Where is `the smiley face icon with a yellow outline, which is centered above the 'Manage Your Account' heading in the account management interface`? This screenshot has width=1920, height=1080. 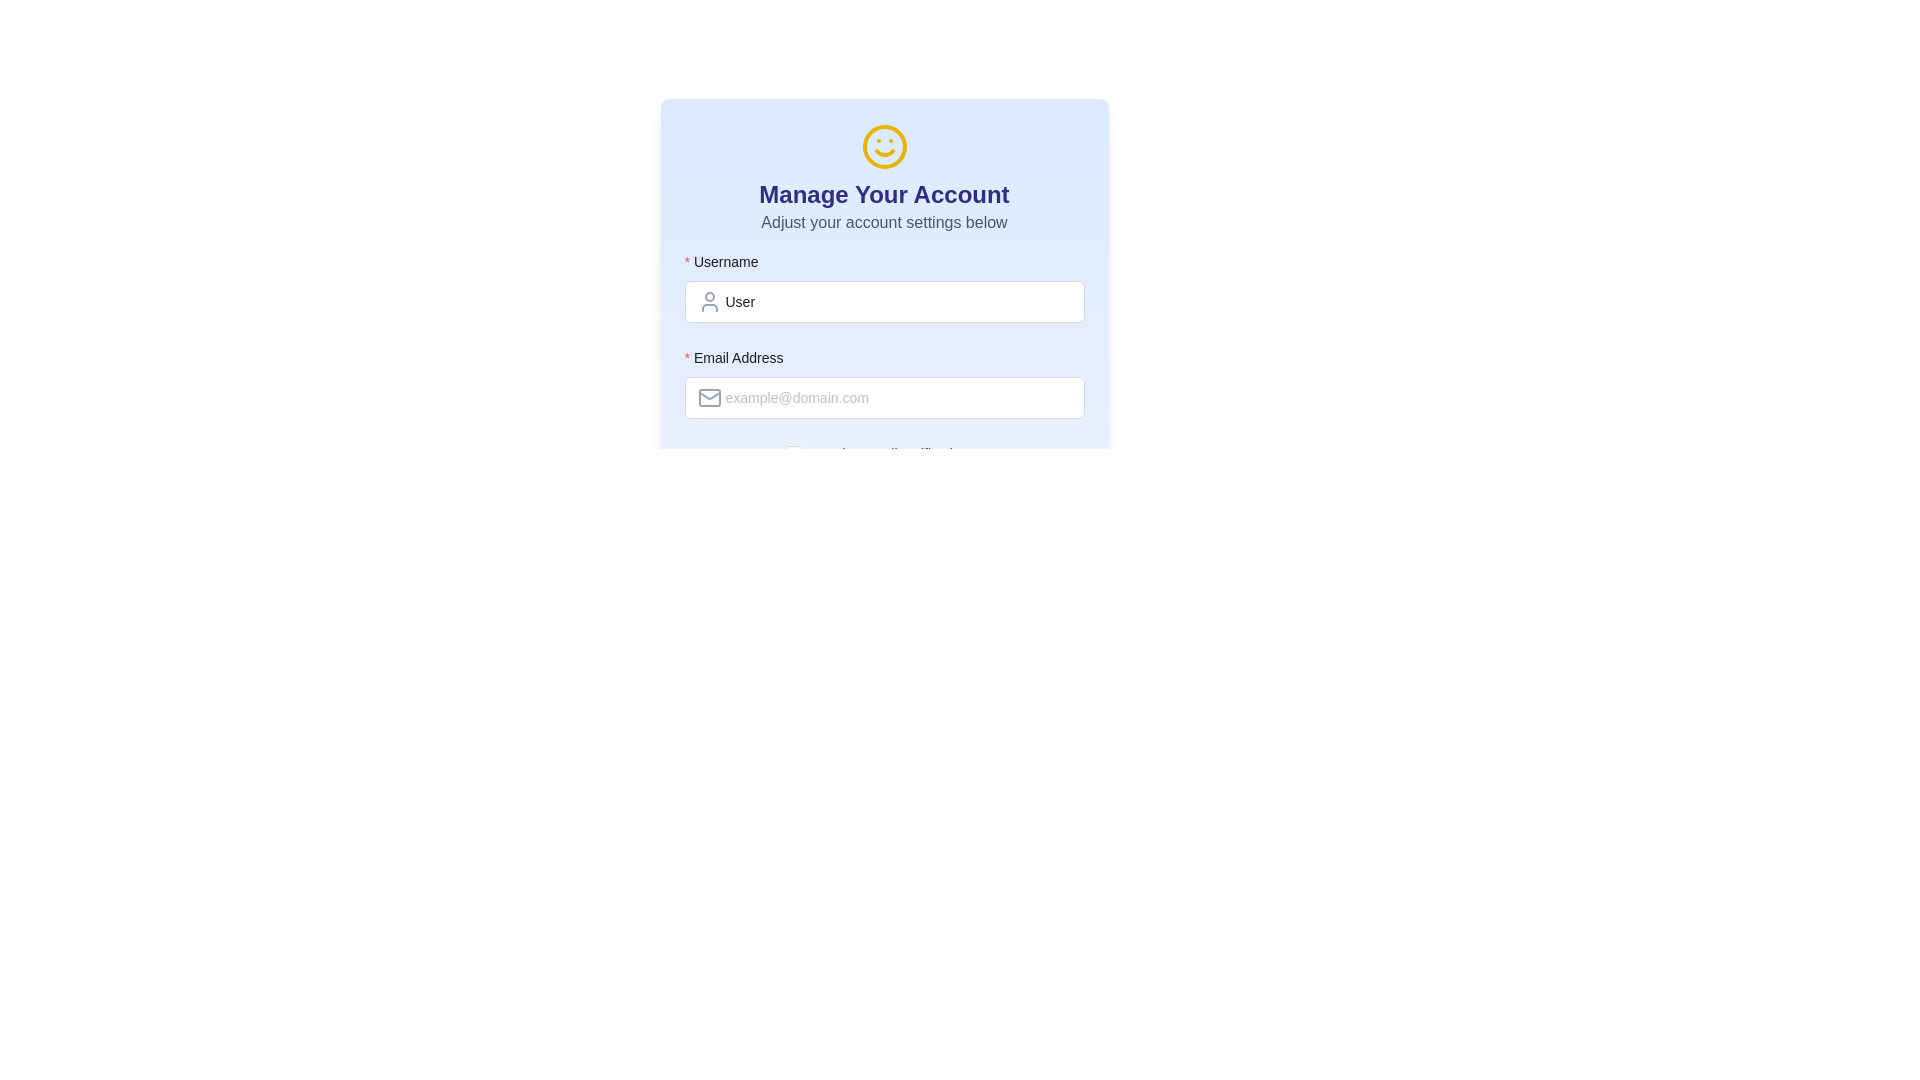 the smiley face icon with a yellow outline, which is centered above the 'Manage Your Account' heading in the account management interface is located at coordinates (883, 145).